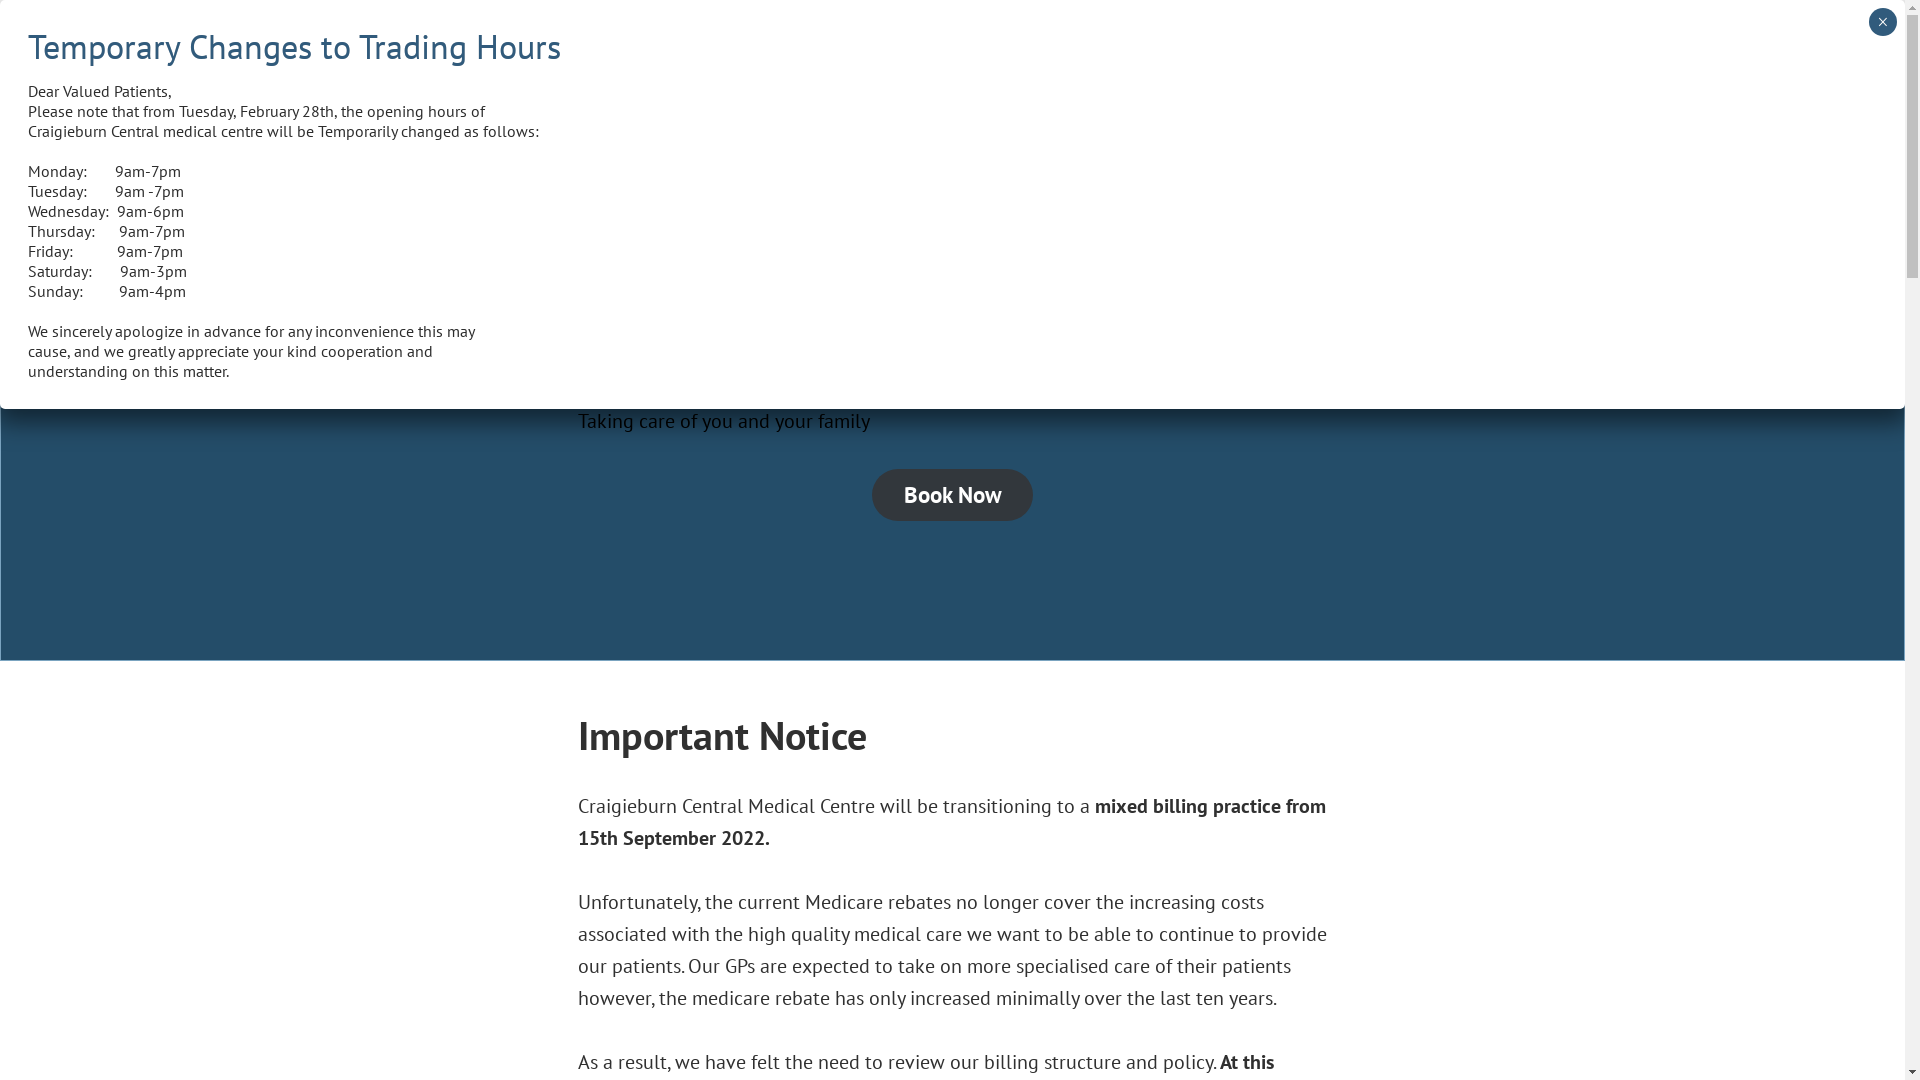  Describe the element at coordinates (1443, 119) in the screenshot. I see `'Facebook'` at that location.